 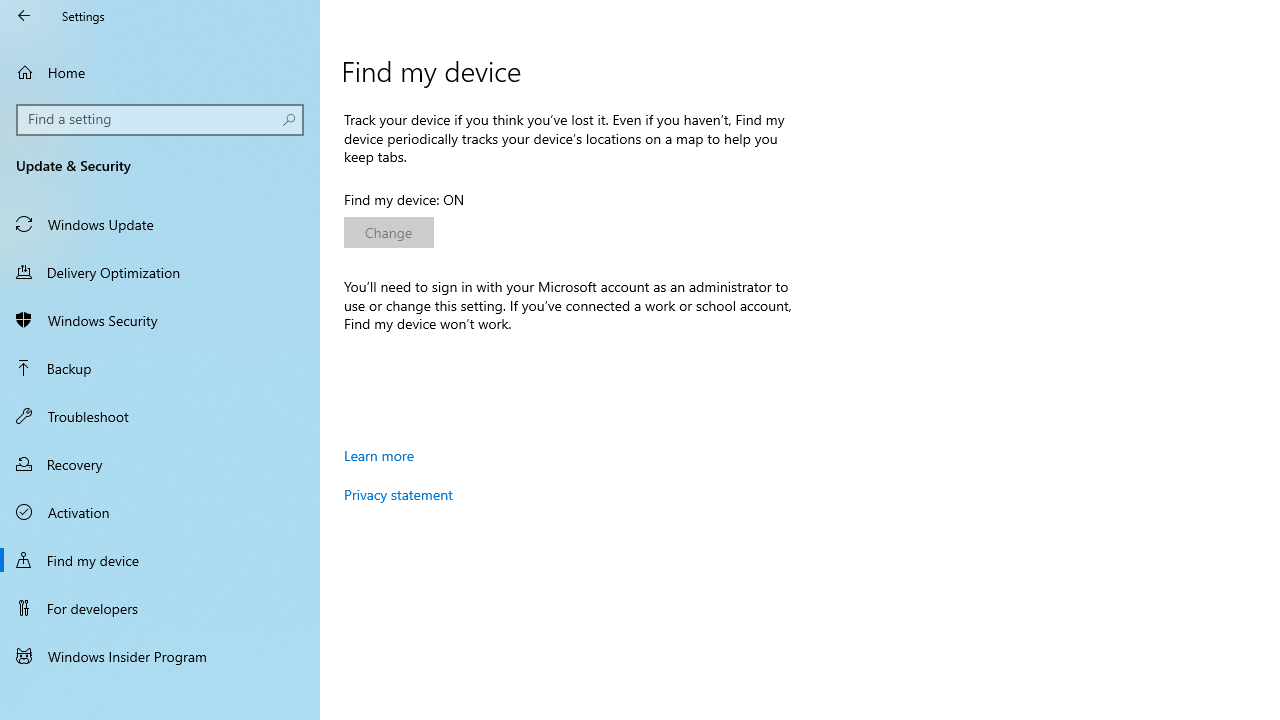 I want to click on 'Home', so click(x=160, y=71).